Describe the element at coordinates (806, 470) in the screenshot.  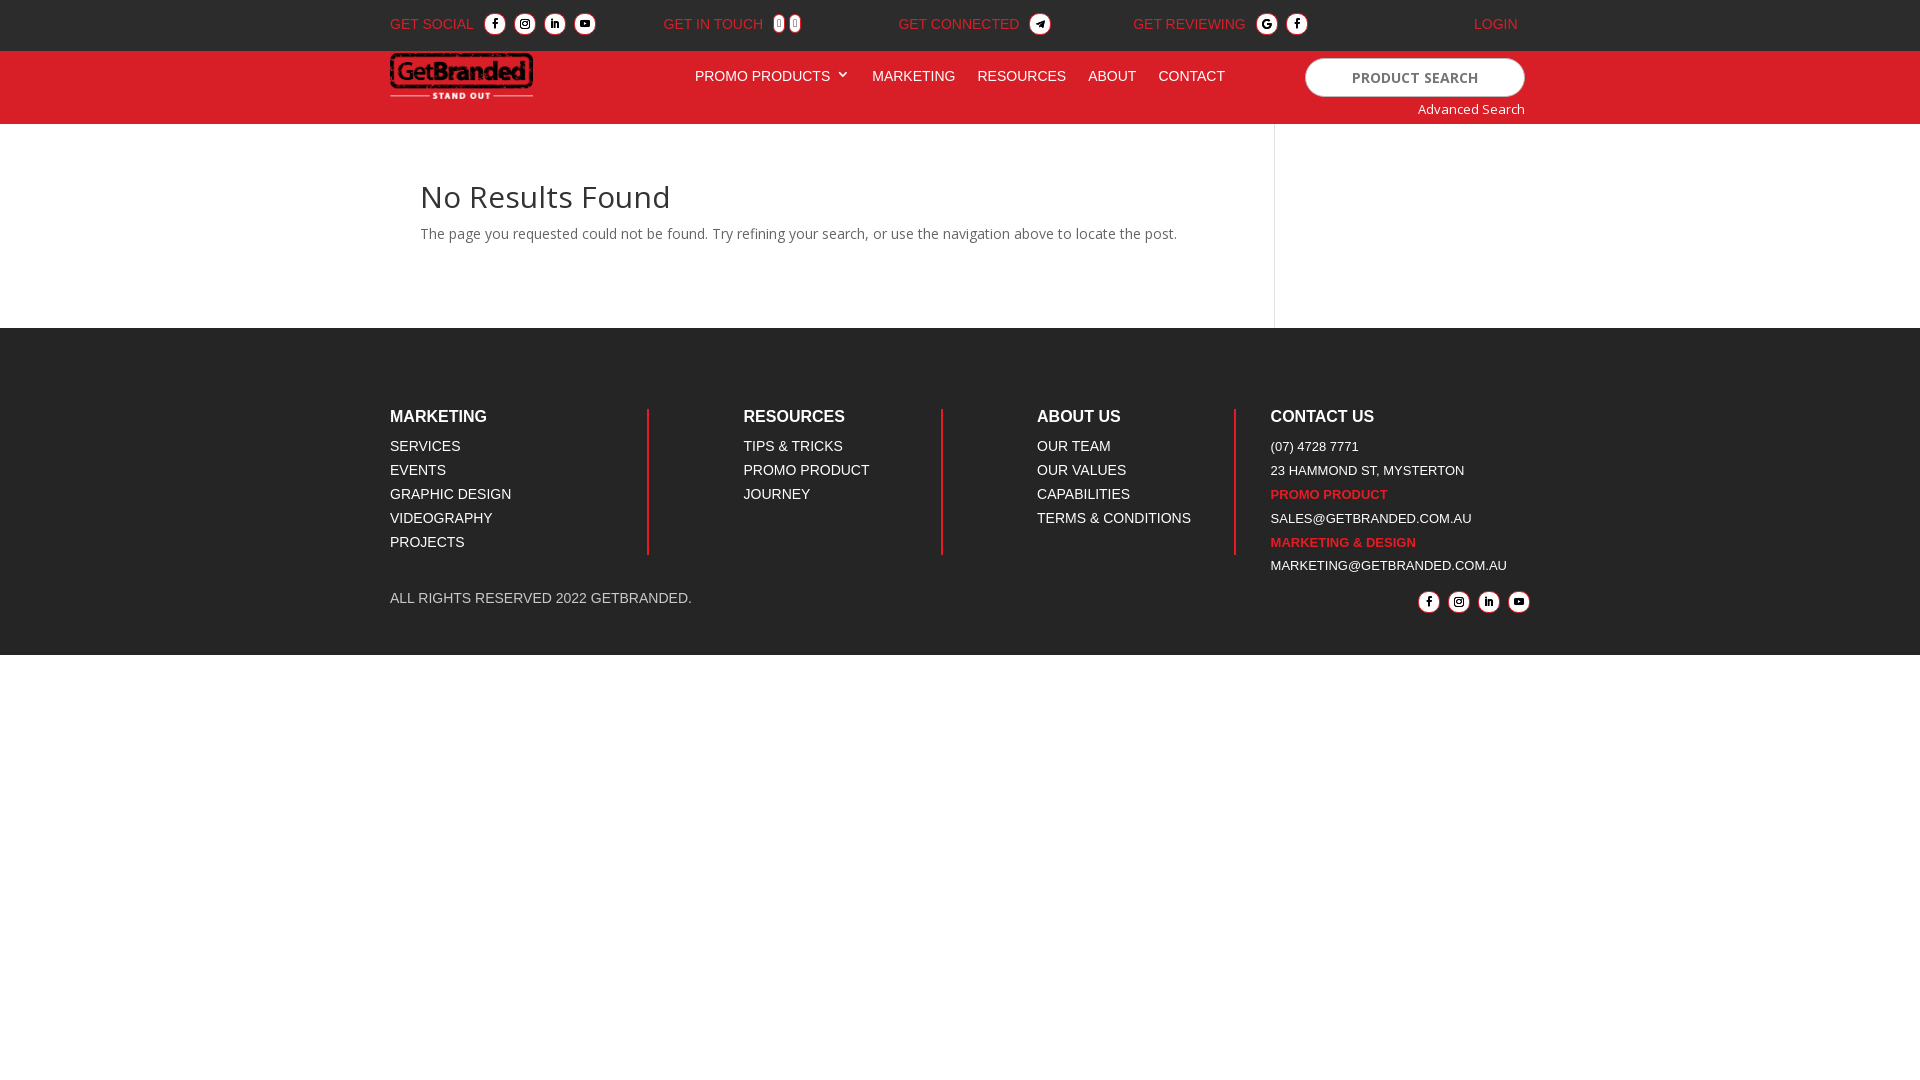
I see `'PROMO PRODUCT'` at that location.